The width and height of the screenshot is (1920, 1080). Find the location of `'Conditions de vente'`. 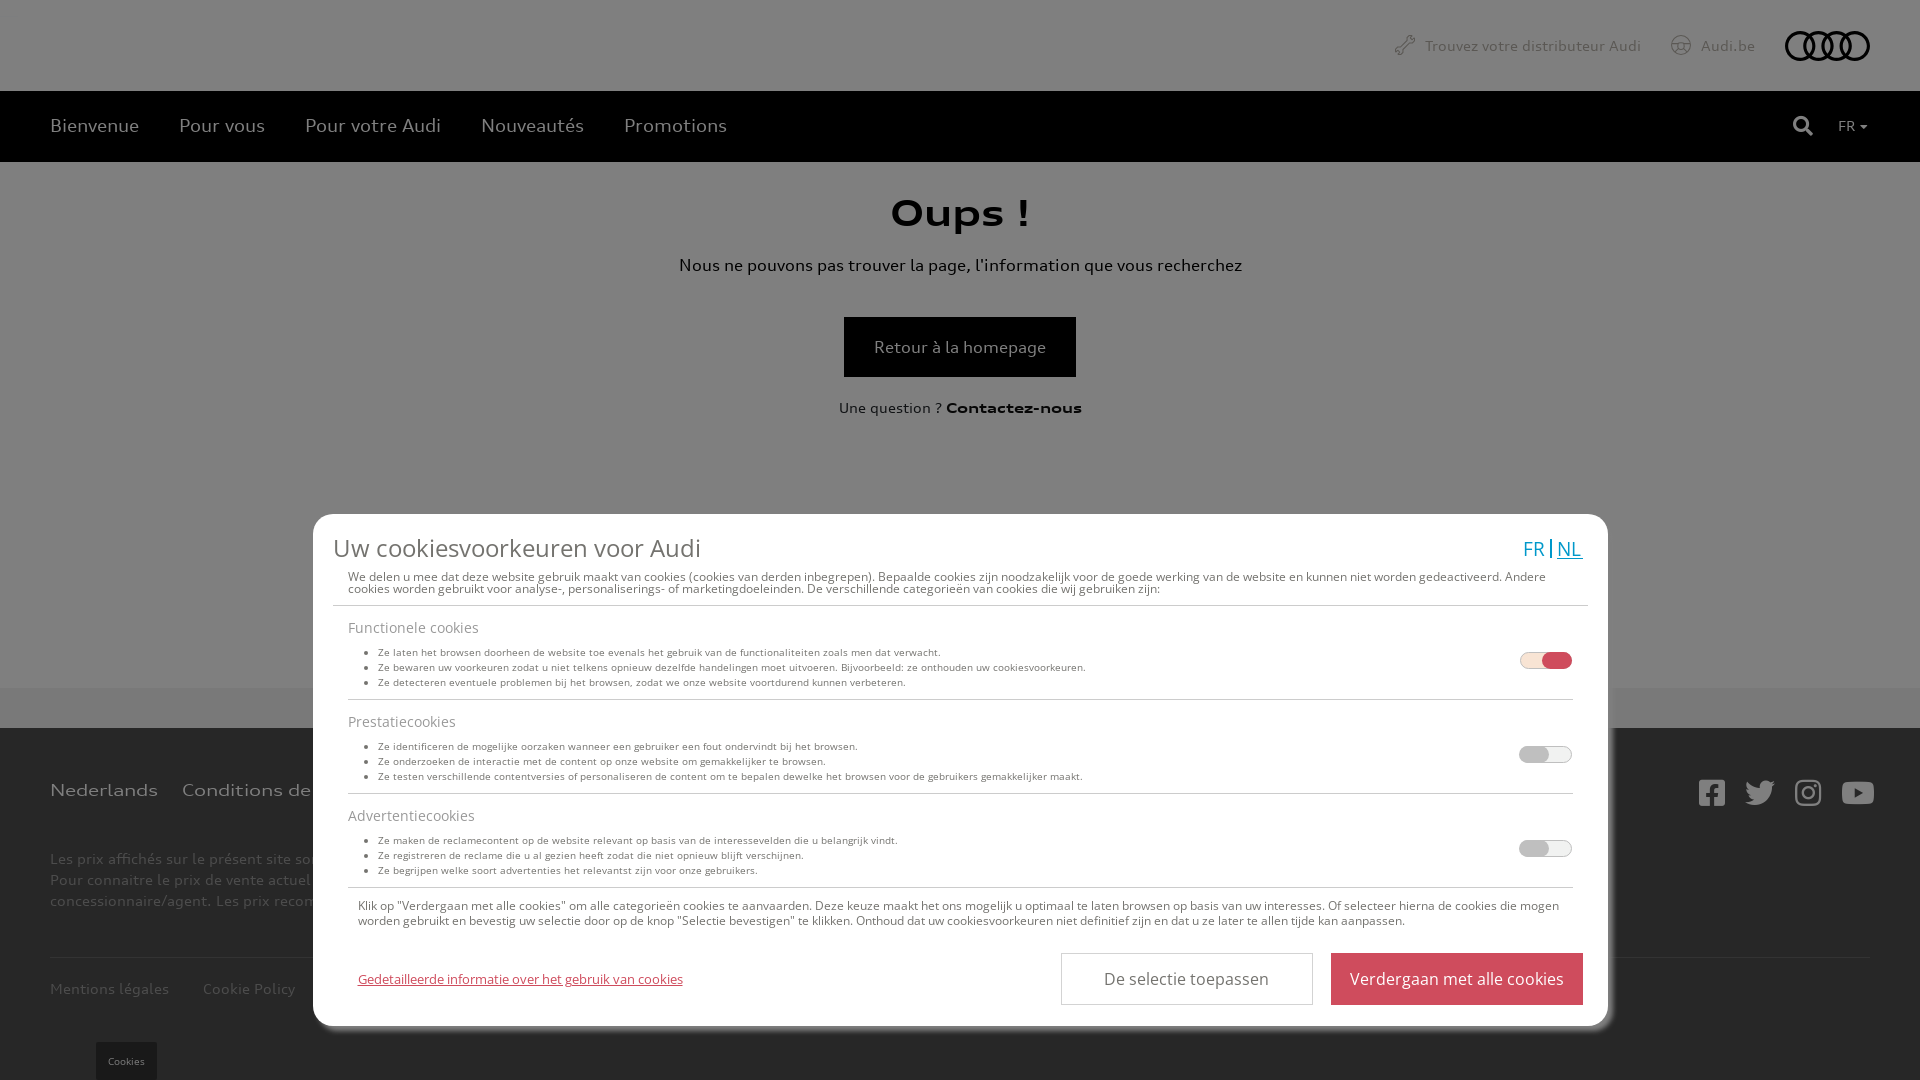

'Conditions de vente' is located at coordinates (274, 789).